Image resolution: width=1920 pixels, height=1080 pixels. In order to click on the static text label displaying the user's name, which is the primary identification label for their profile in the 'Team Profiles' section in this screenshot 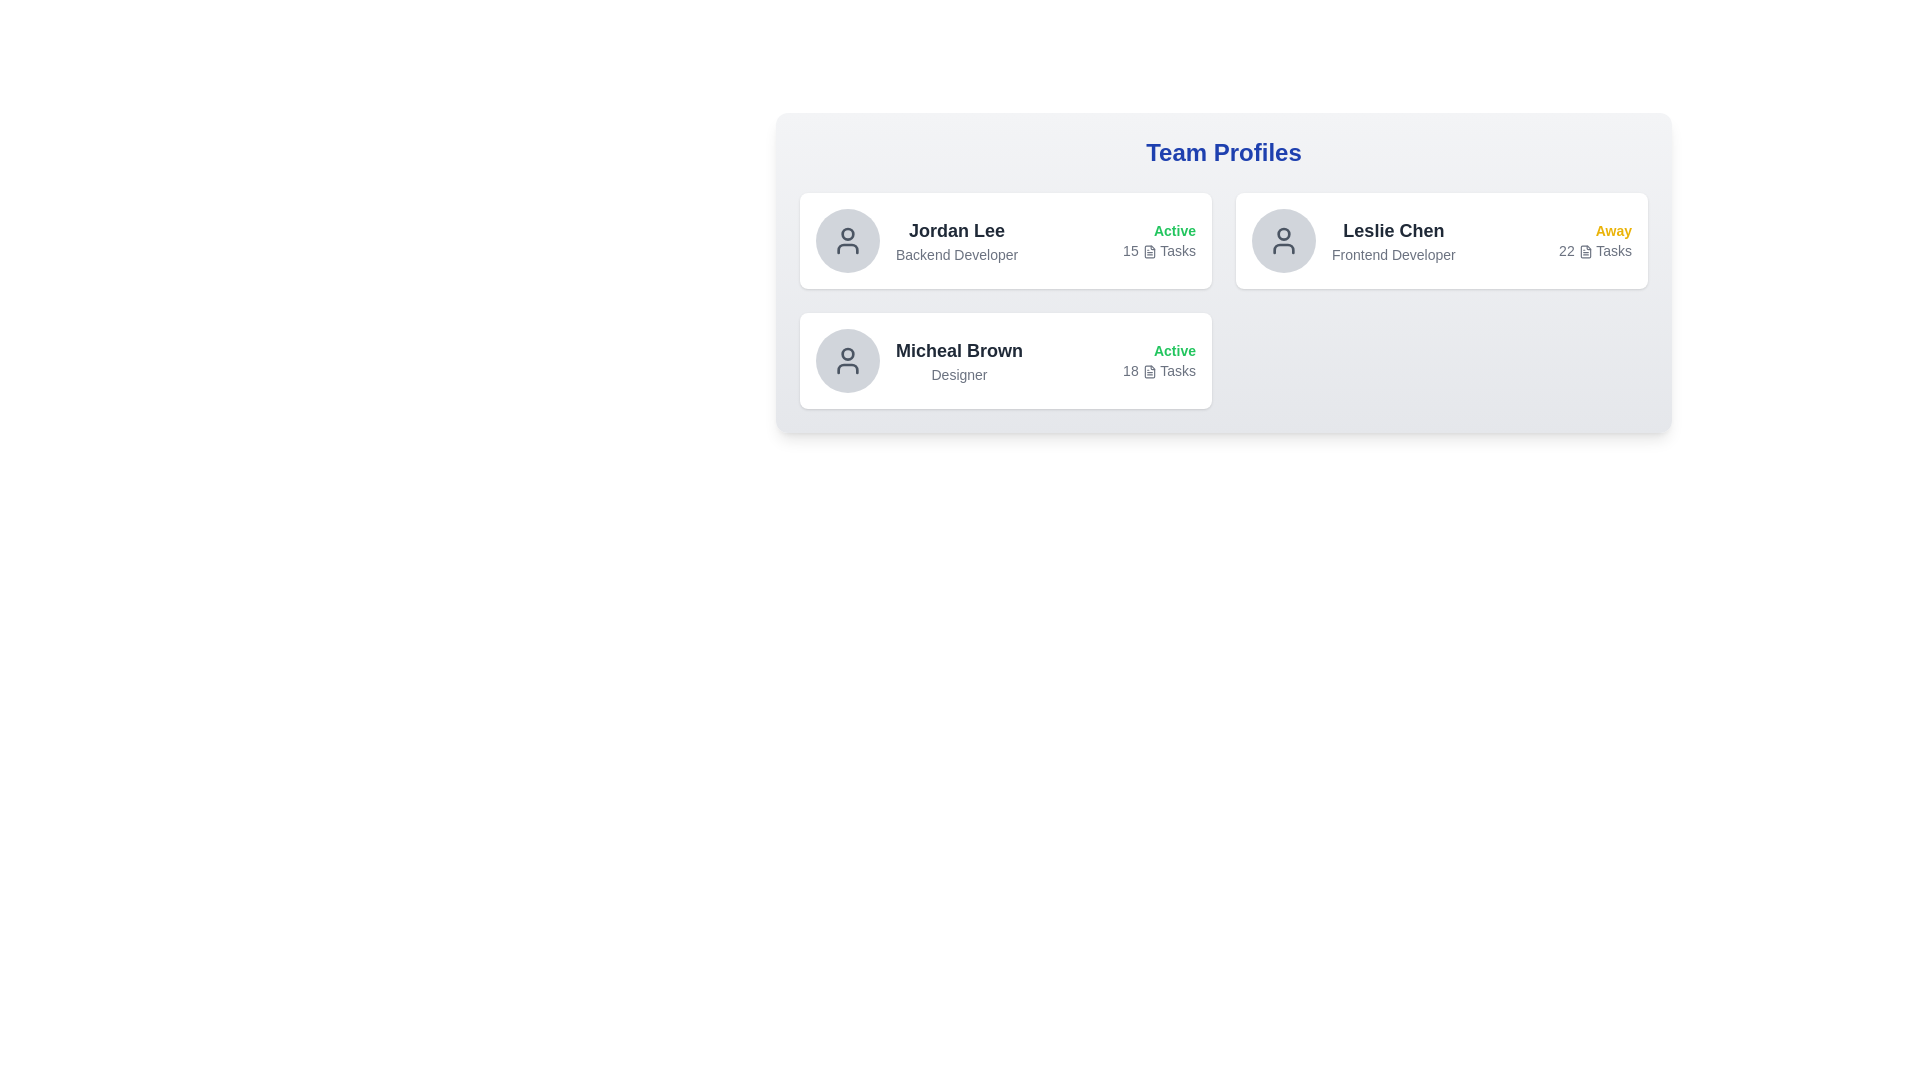, I will do `click(956, 230)`.